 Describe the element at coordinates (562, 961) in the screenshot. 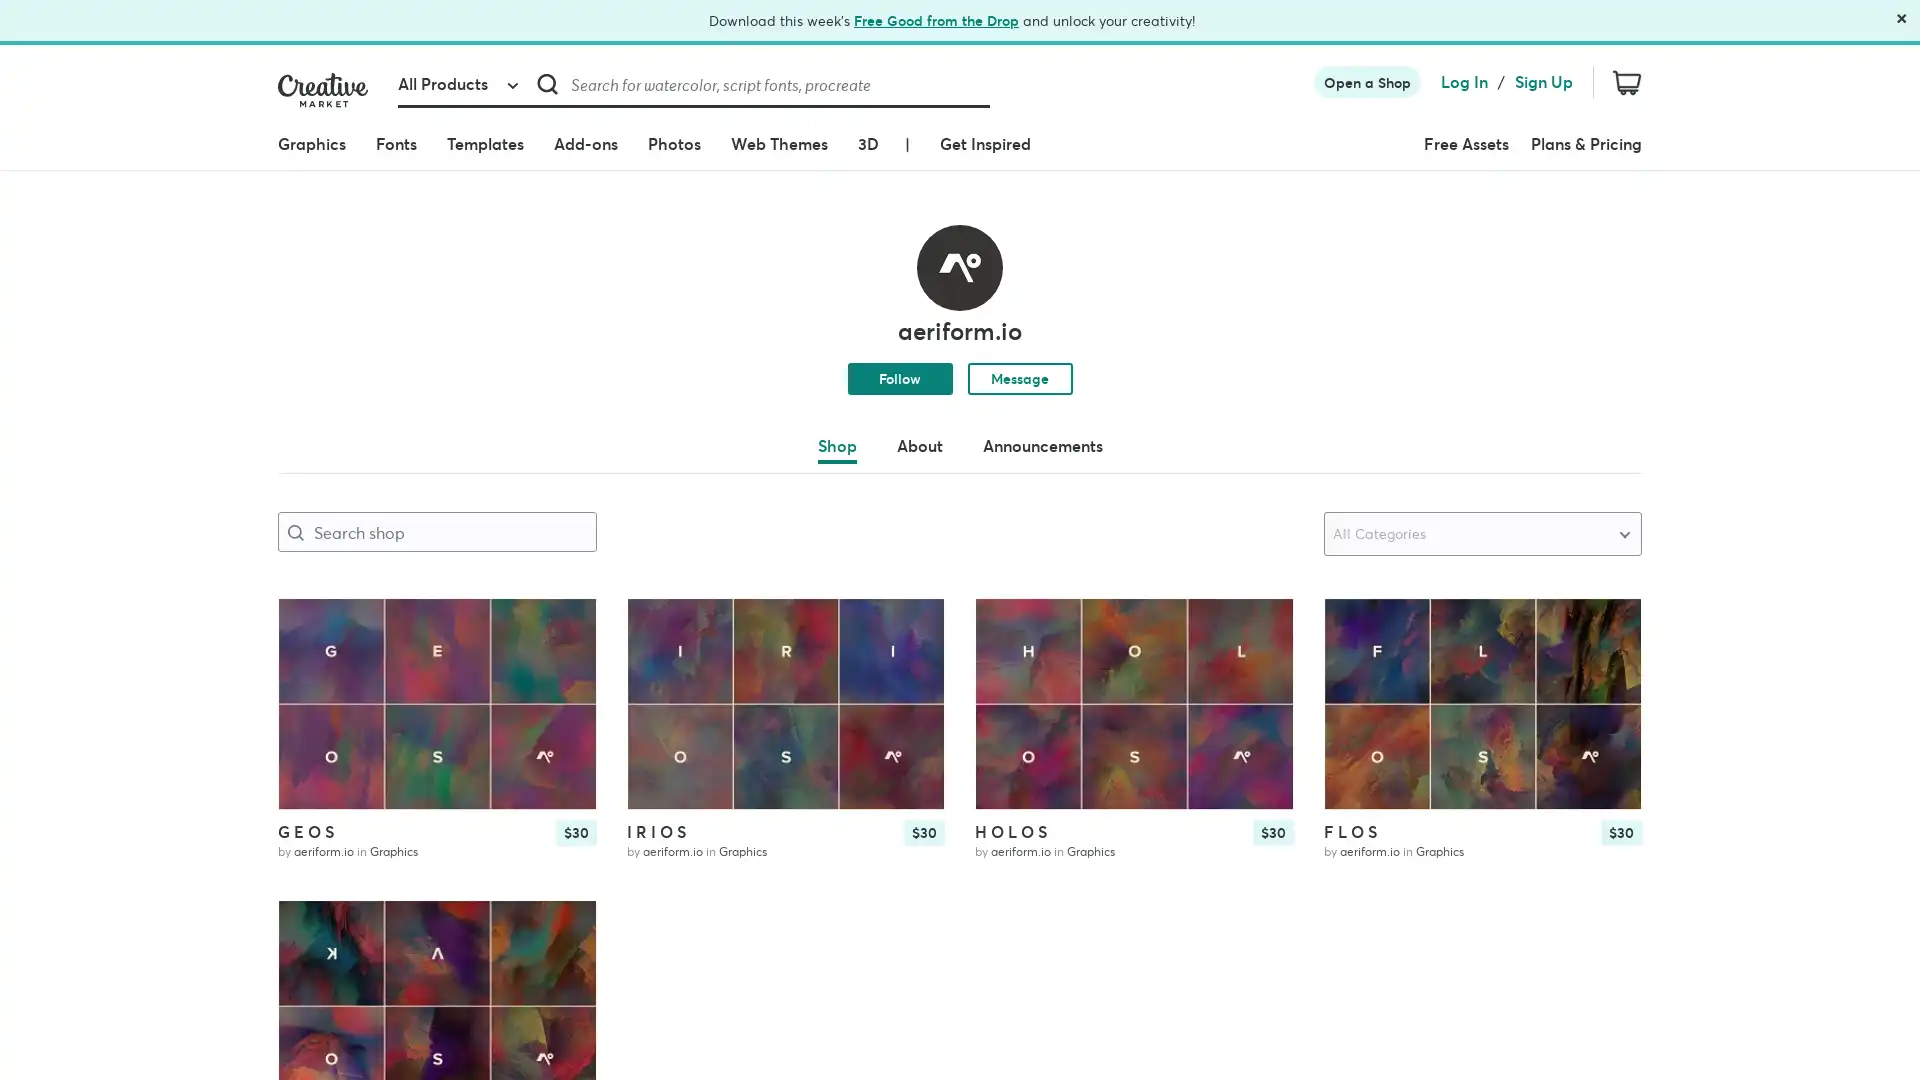

I see `Save` at that location.